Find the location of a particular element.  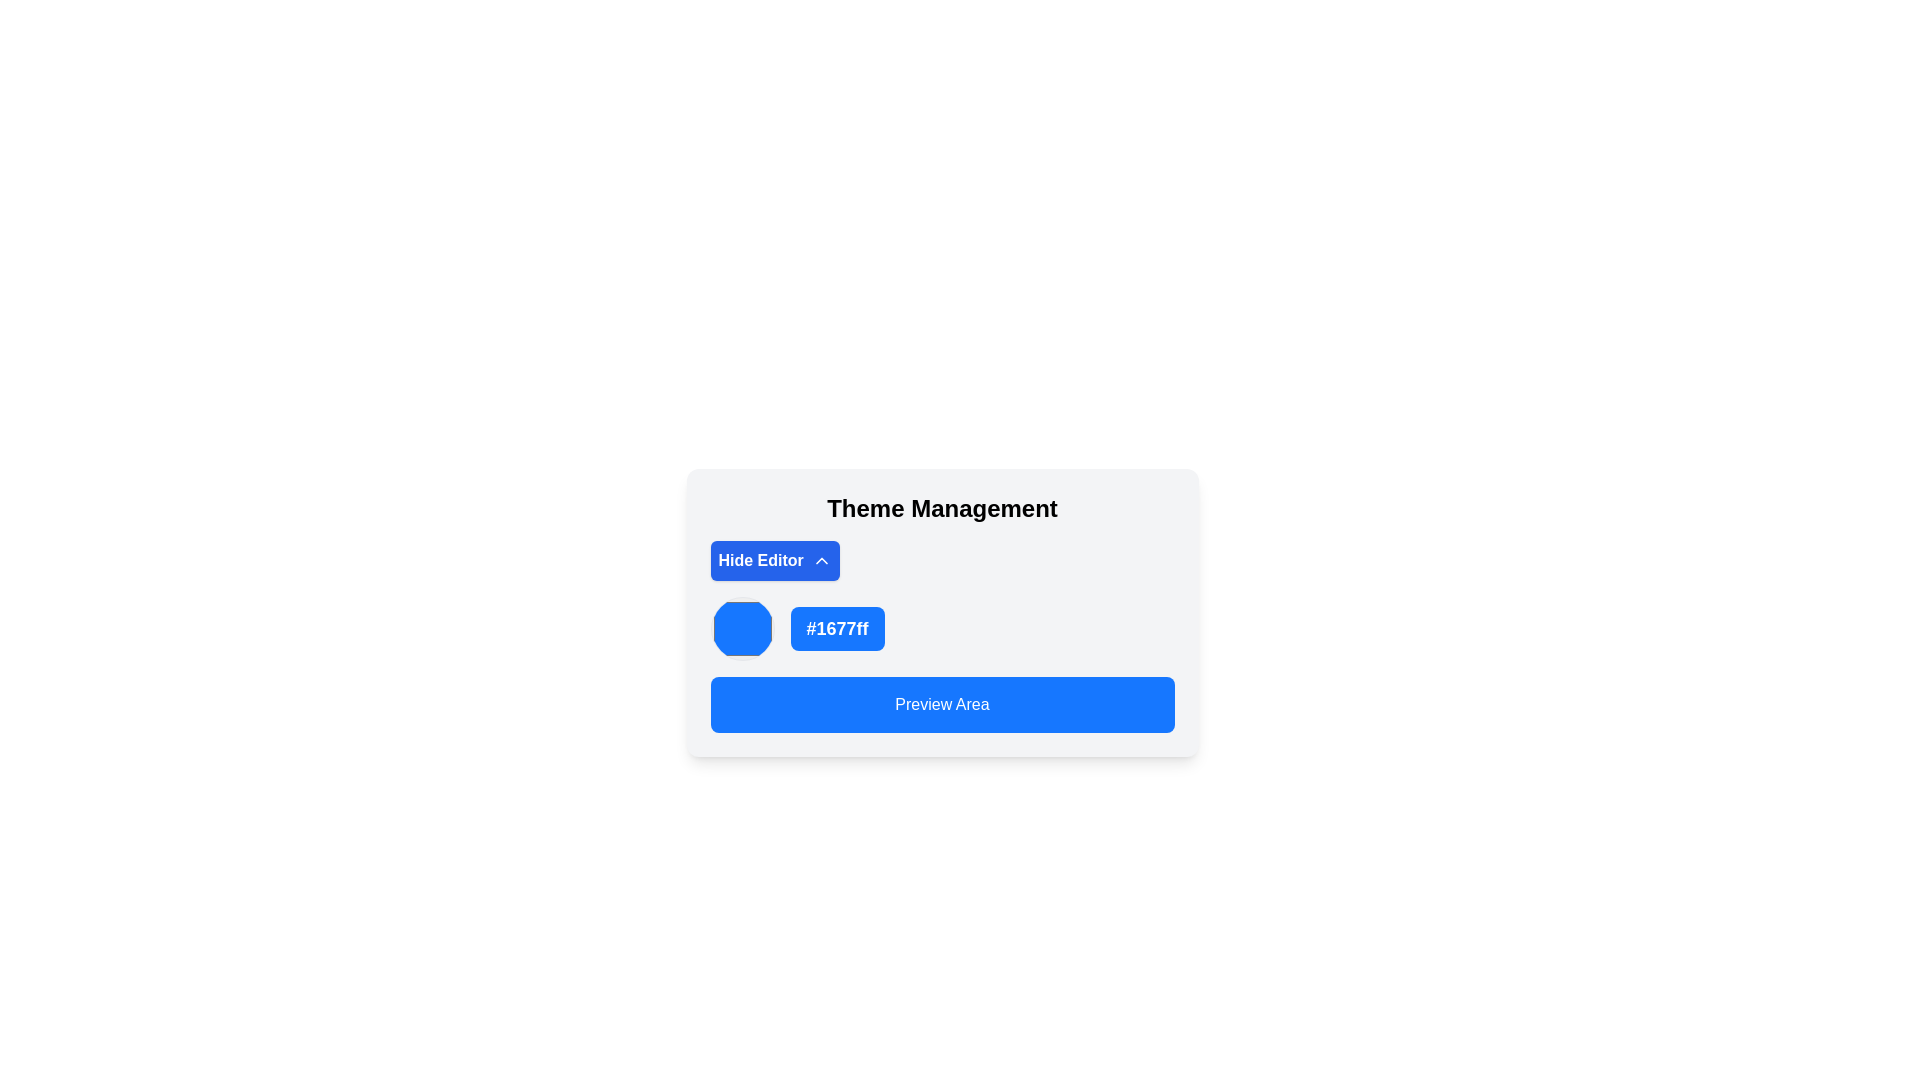

the 'Hide Editor' text label within the blue button is located at coordinates (760, 560).